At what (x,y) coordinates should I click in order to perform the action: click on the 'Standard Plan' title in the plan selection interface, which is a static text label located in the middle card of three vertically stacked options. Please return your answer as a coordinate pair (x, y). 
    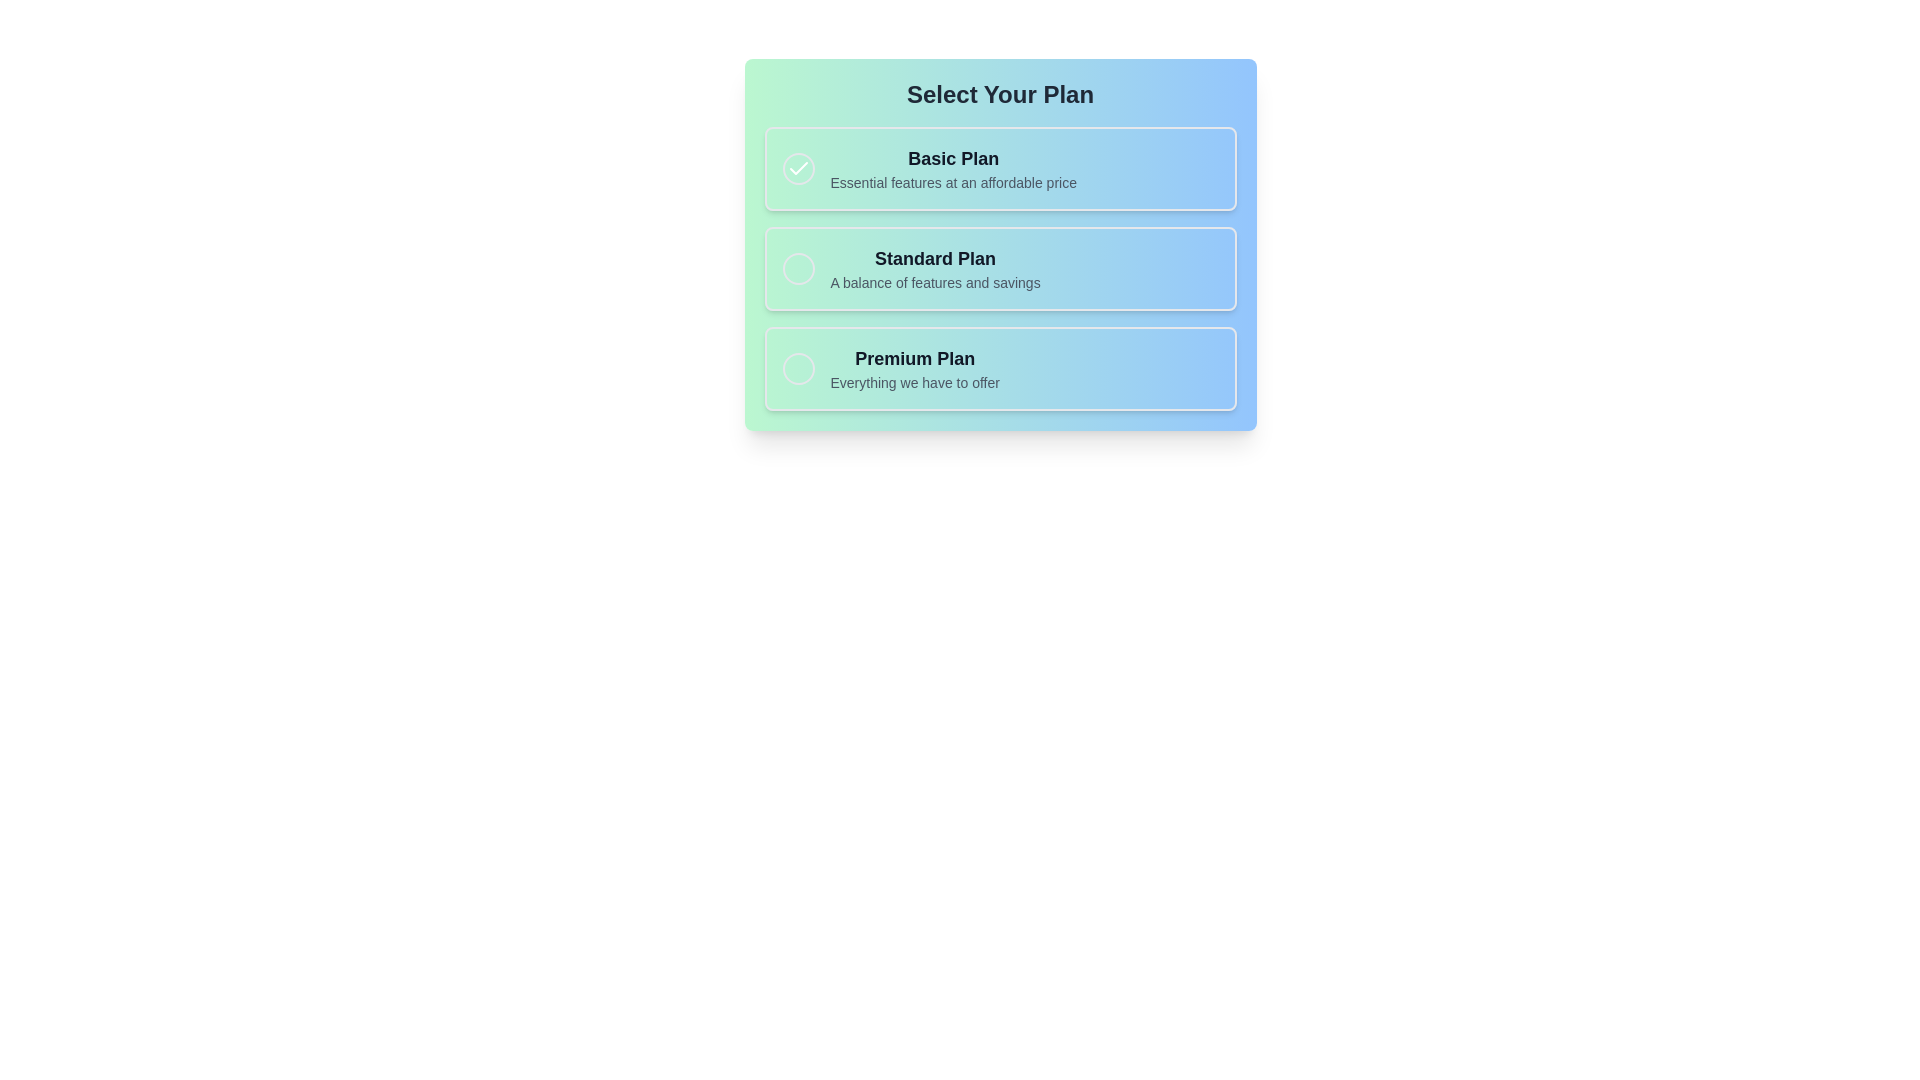
    Looking at the image, I should click on (934, 257).